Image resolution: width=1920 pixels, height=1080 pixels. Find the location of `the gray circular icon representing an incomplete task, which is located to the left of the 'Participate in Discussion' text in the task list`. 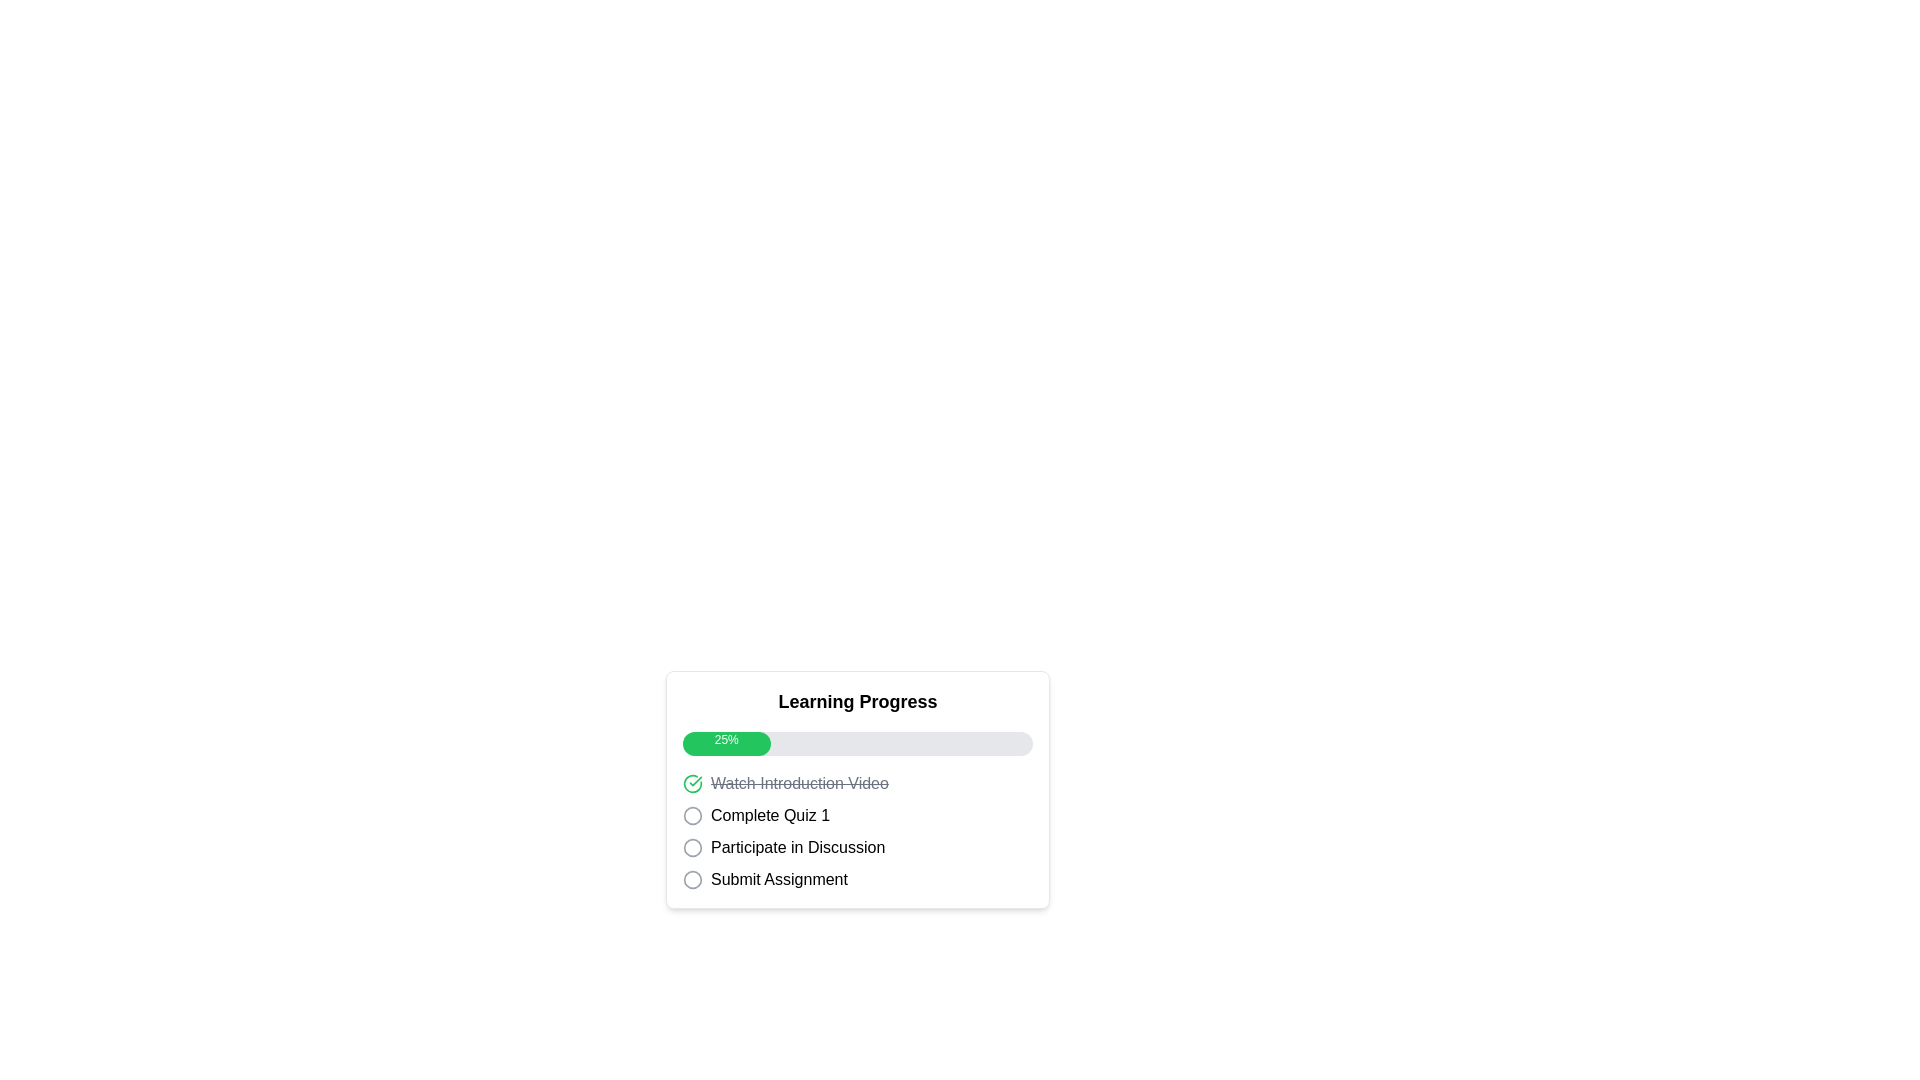

the gray circular icon representing an incomplete task, which is located to the left of the 'Participate in Discussion' text in the task list is located at coordinates (692, 848).